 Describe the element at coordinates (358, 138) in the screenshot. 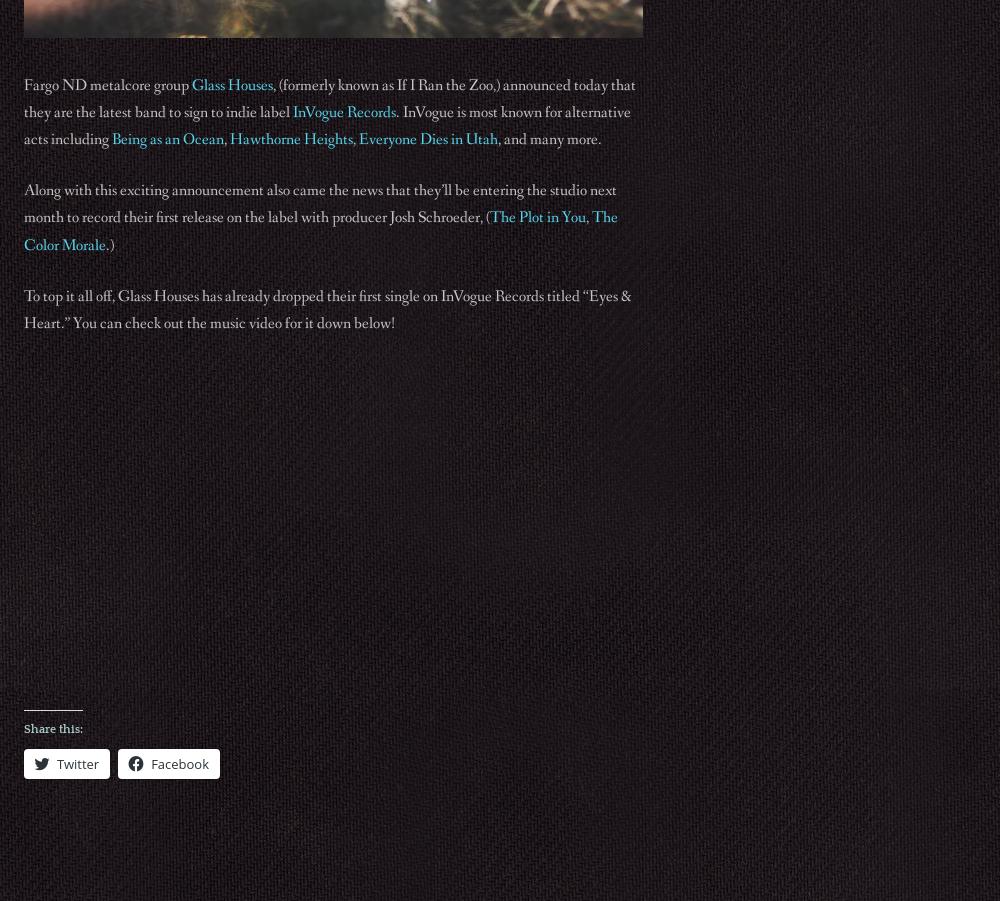

I see `'Everyone Dies in Utah'` at that location.